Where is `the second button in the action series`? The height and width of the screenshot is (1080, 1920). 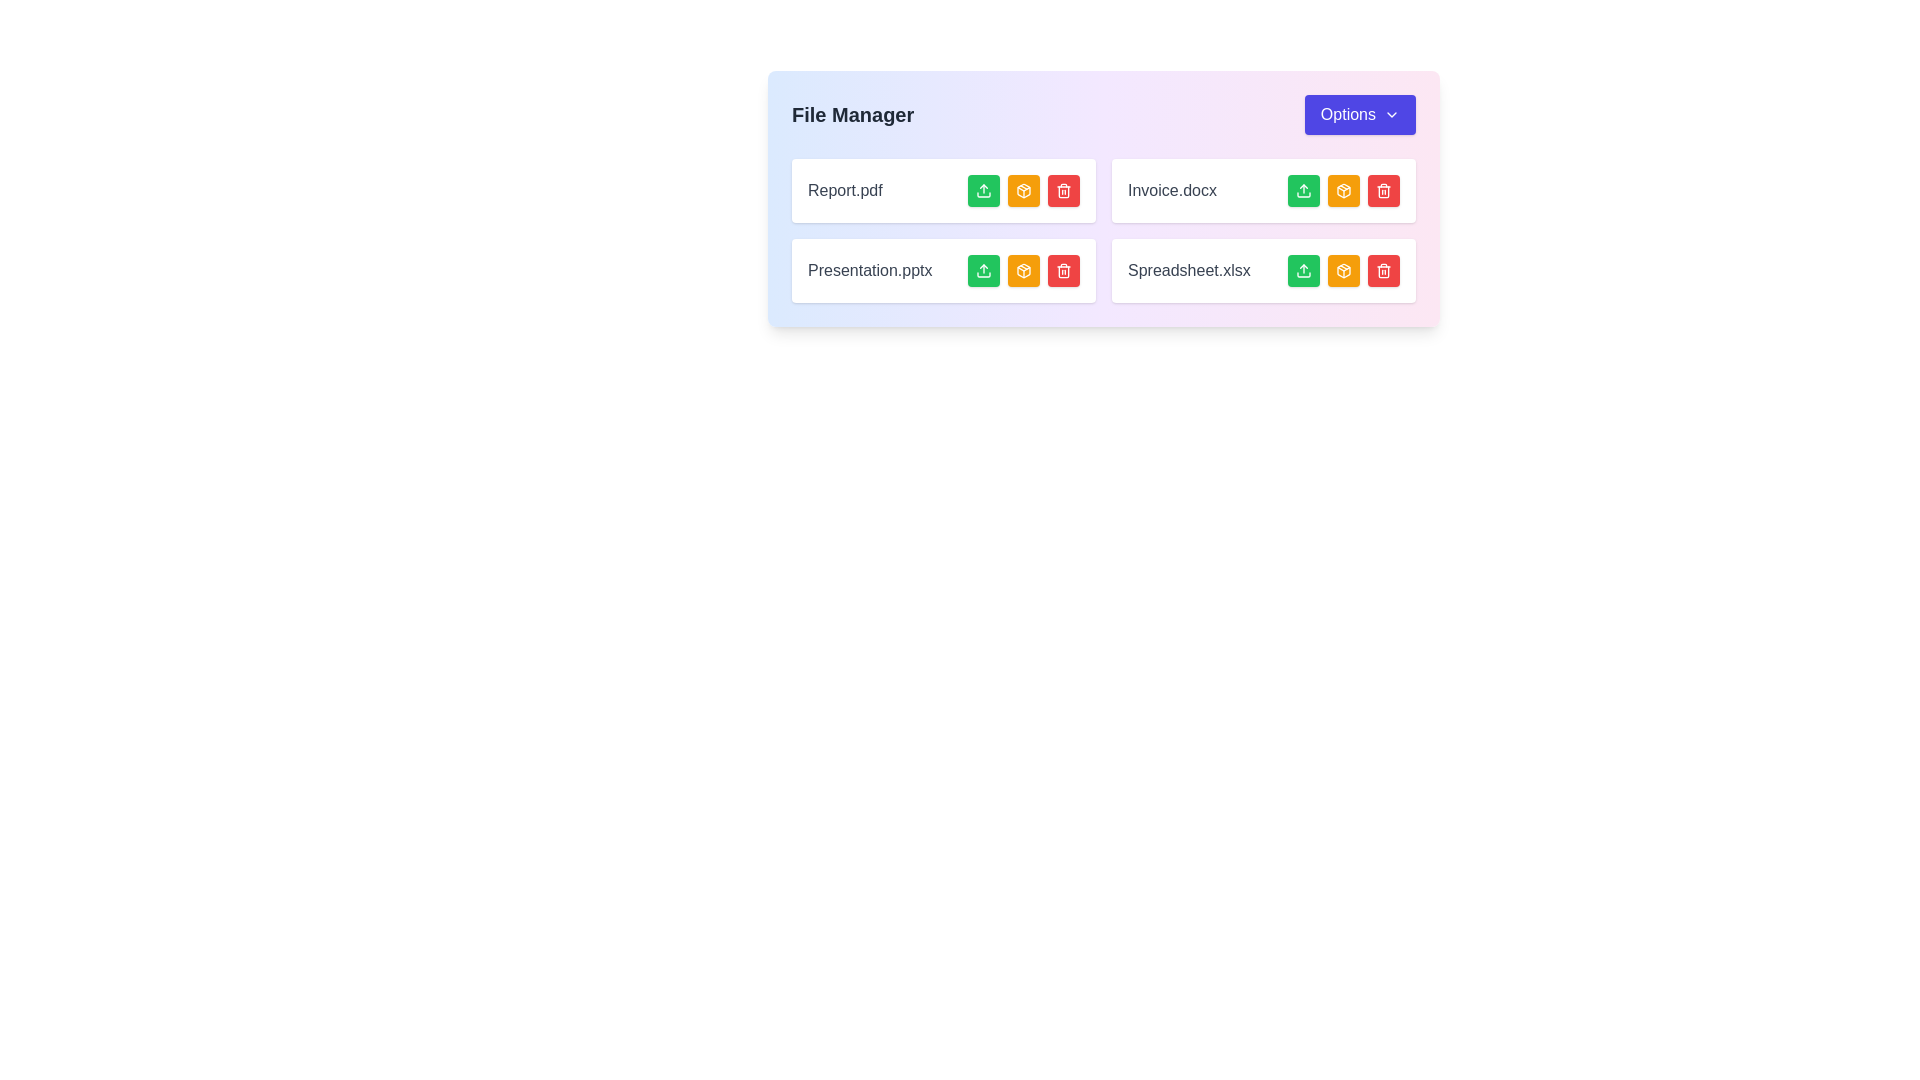
the second button in the action series is located at coordinates (1344, 191).